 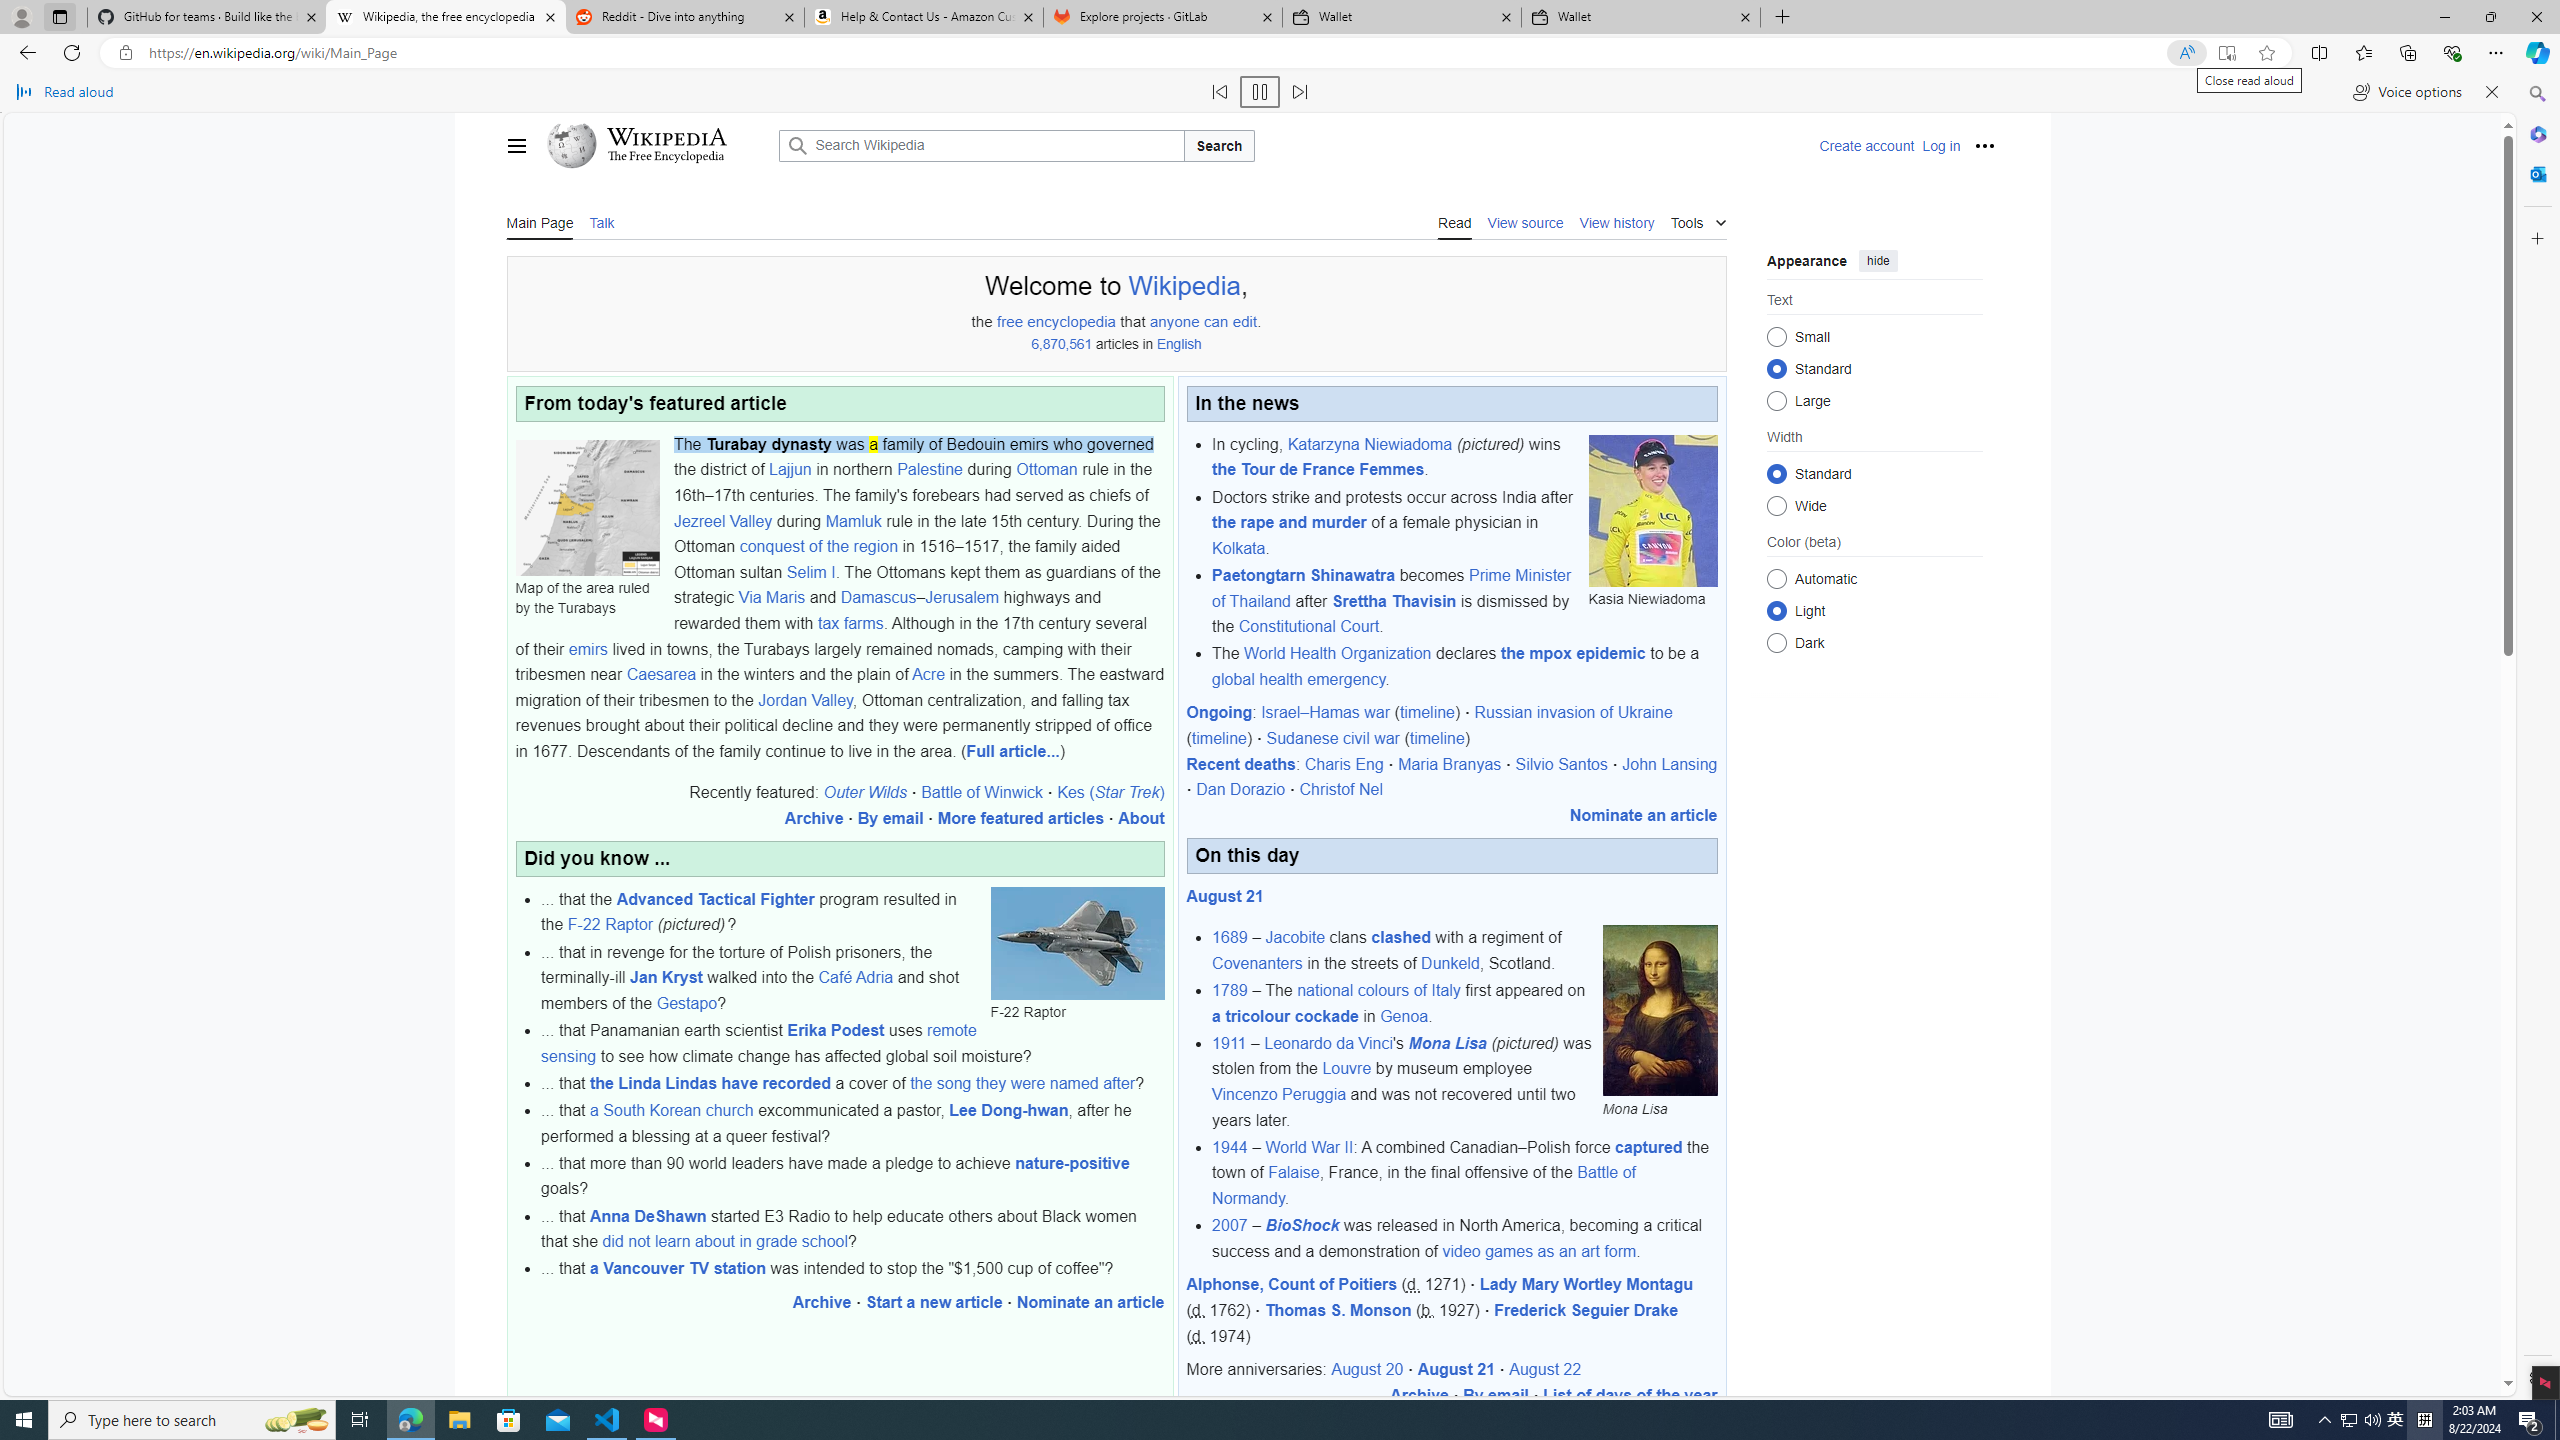 What do you see at coordinates (758, 1043) in the screenshot?
I see `'remote sensing'` at bounding box center [758, 1043].